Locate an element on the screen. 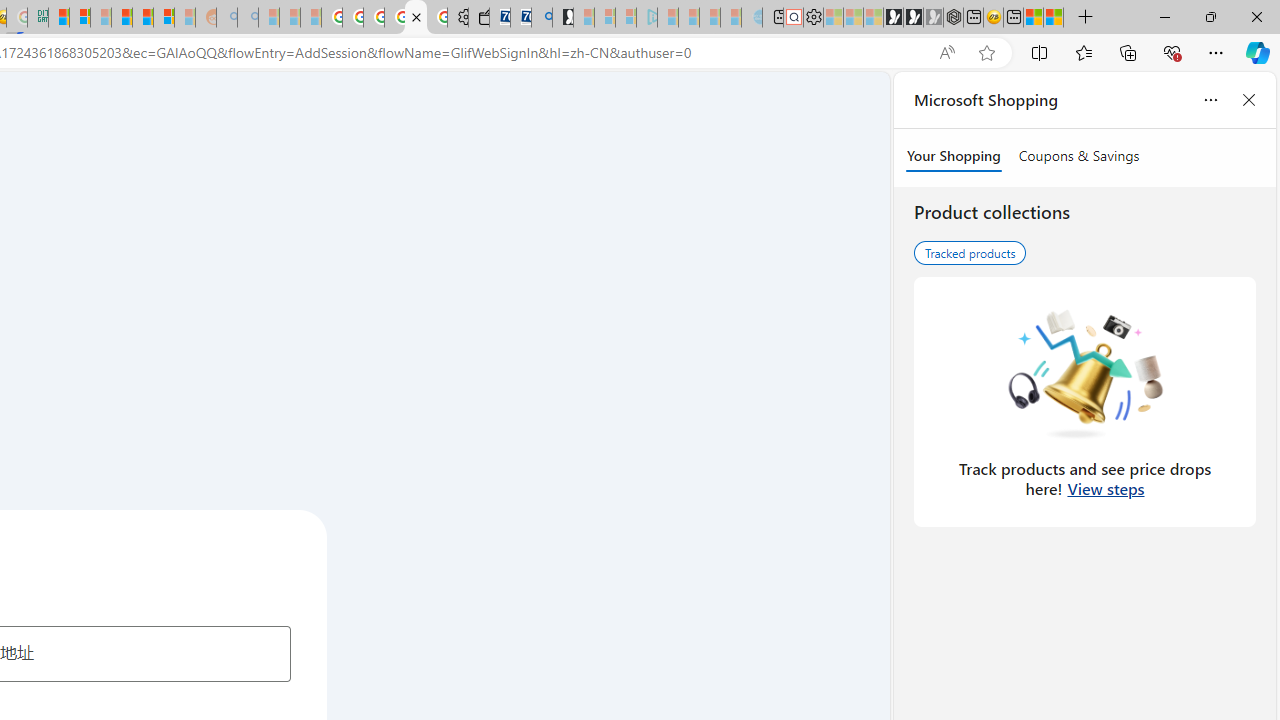  'Play Free Online Games | Games from Microsoft Start' is located at coordinates (892, 17).